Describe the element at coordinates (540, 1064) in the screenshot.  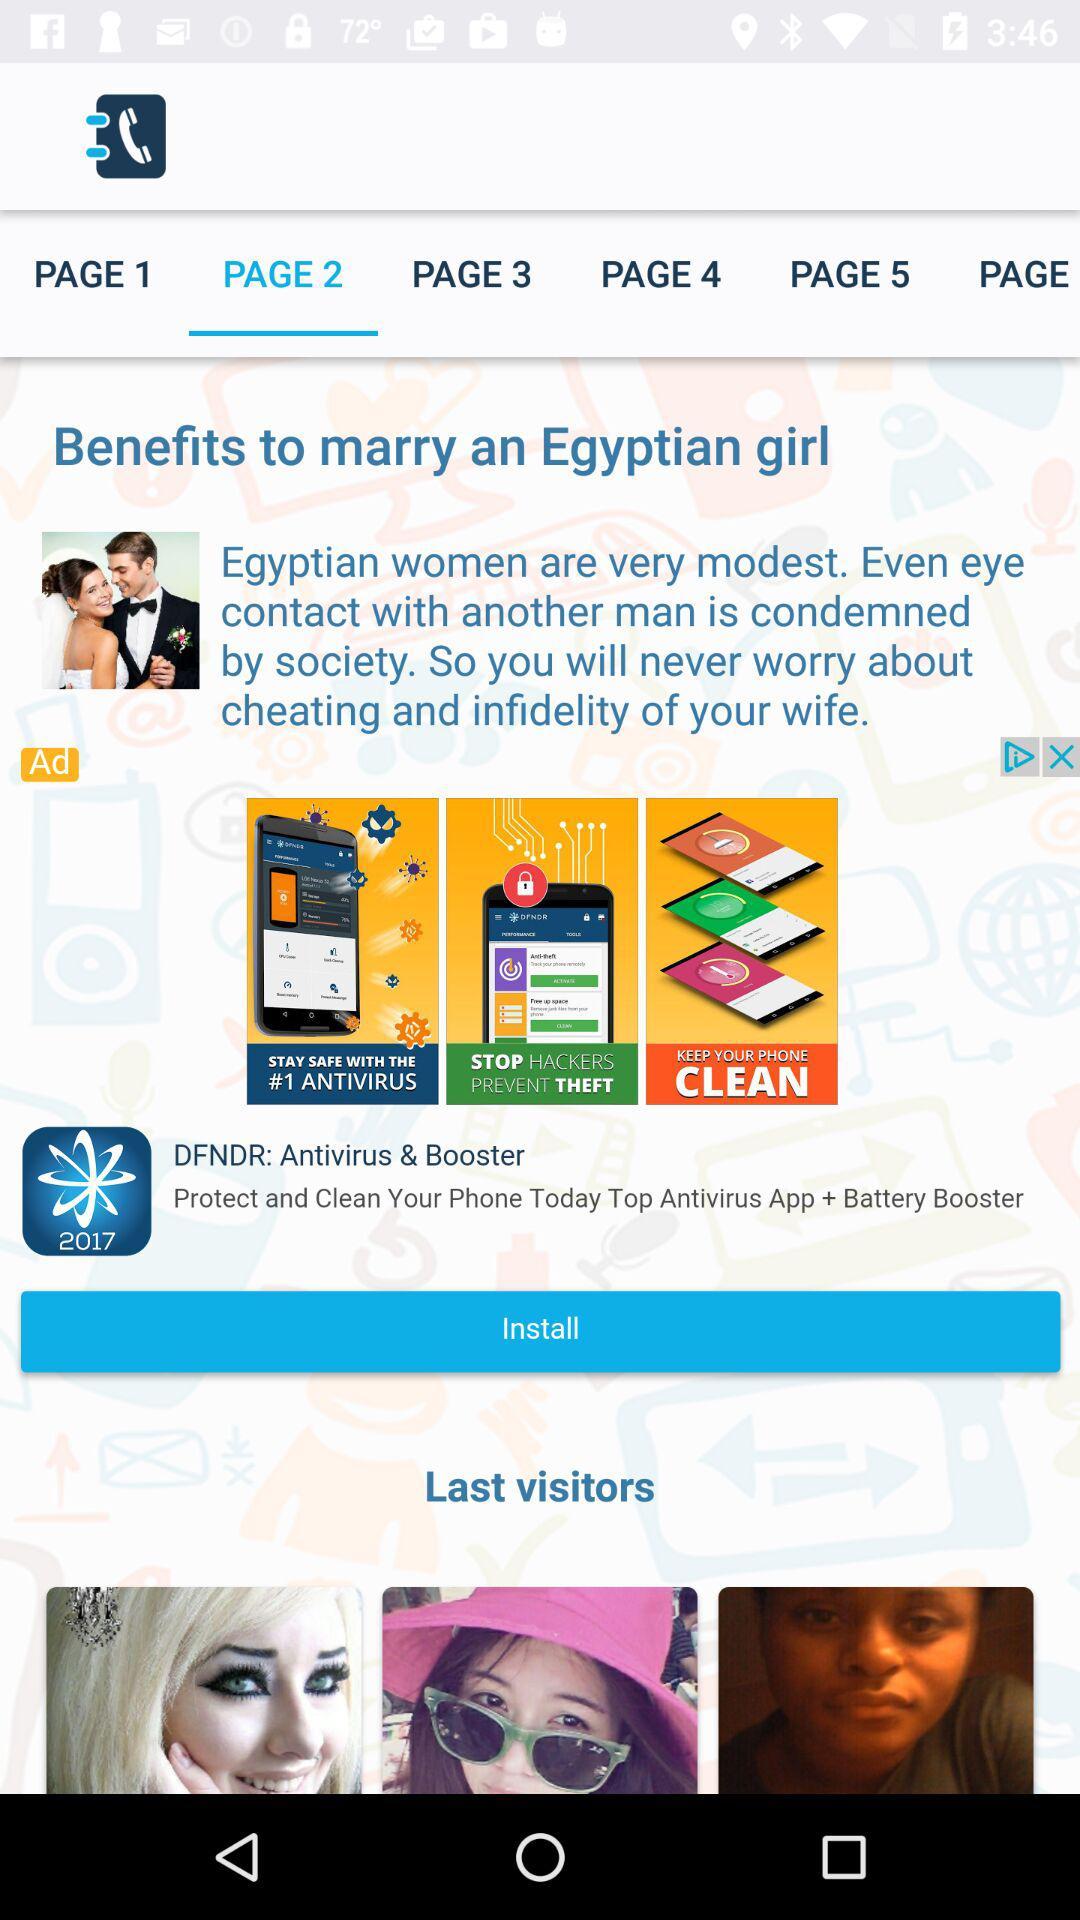
I see `install dfndr` at that location.